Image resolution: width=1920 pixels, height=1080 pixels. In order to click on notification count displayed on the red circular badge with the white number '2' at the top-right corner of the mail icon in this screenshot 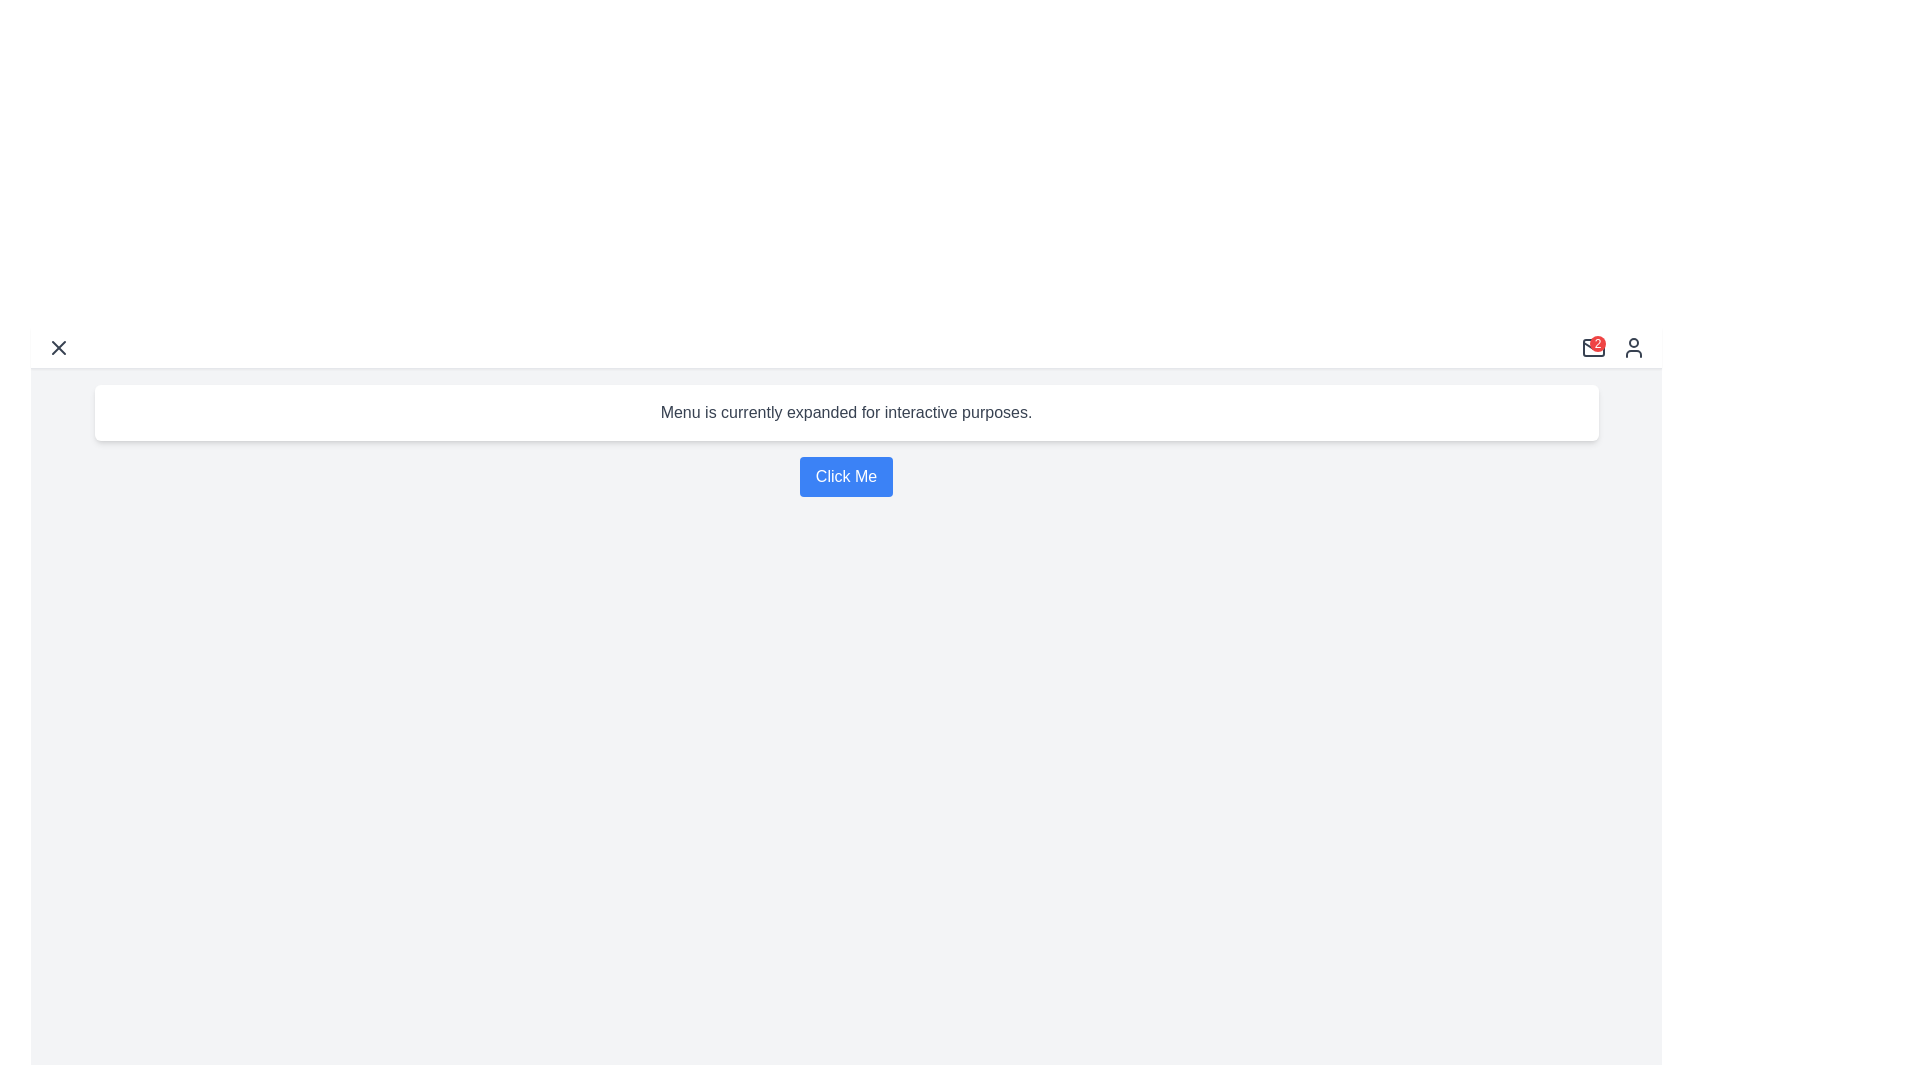, I will do `click(1597, 342)`.